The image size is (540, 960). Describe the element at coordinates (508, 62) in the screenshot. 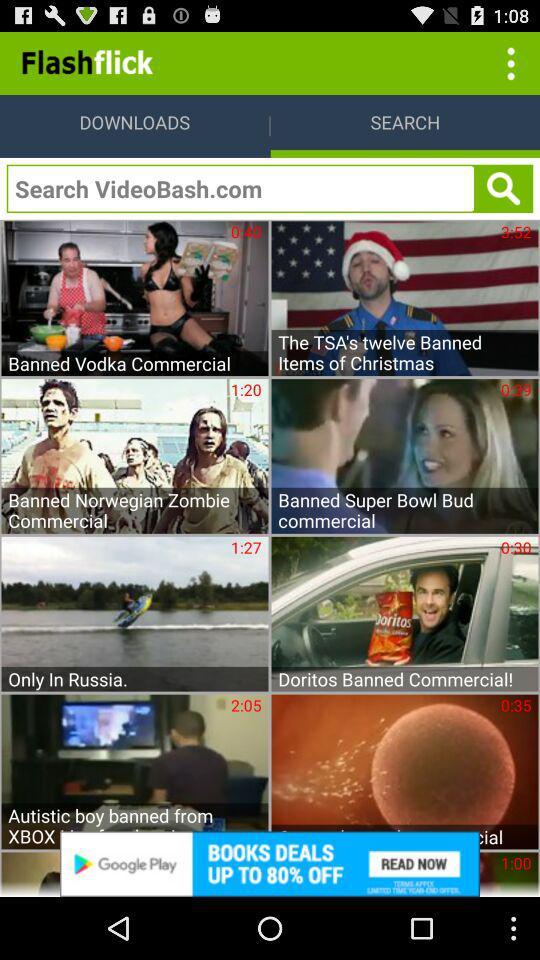

I see `to go storage` at that location.